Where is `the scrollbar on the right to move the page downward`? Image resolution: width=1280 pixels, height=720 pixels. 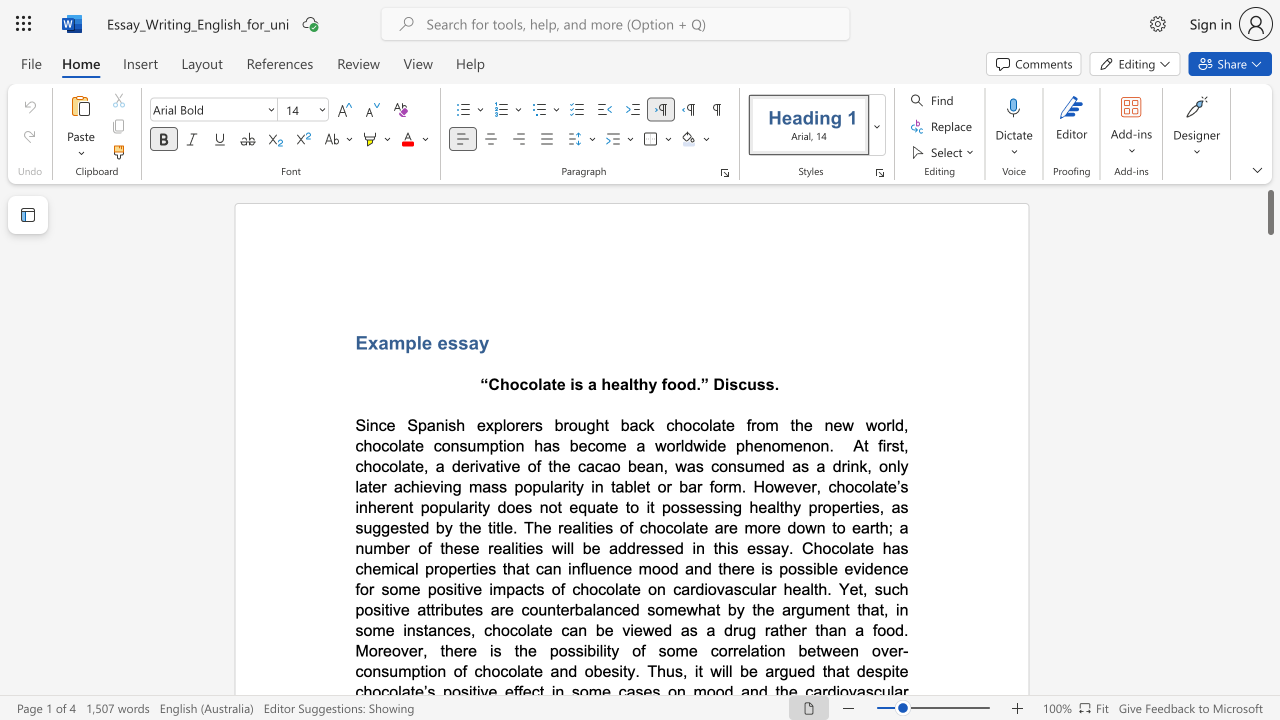 the scrollbar on the right to move the page downward is located at coordinates (1269, 380).